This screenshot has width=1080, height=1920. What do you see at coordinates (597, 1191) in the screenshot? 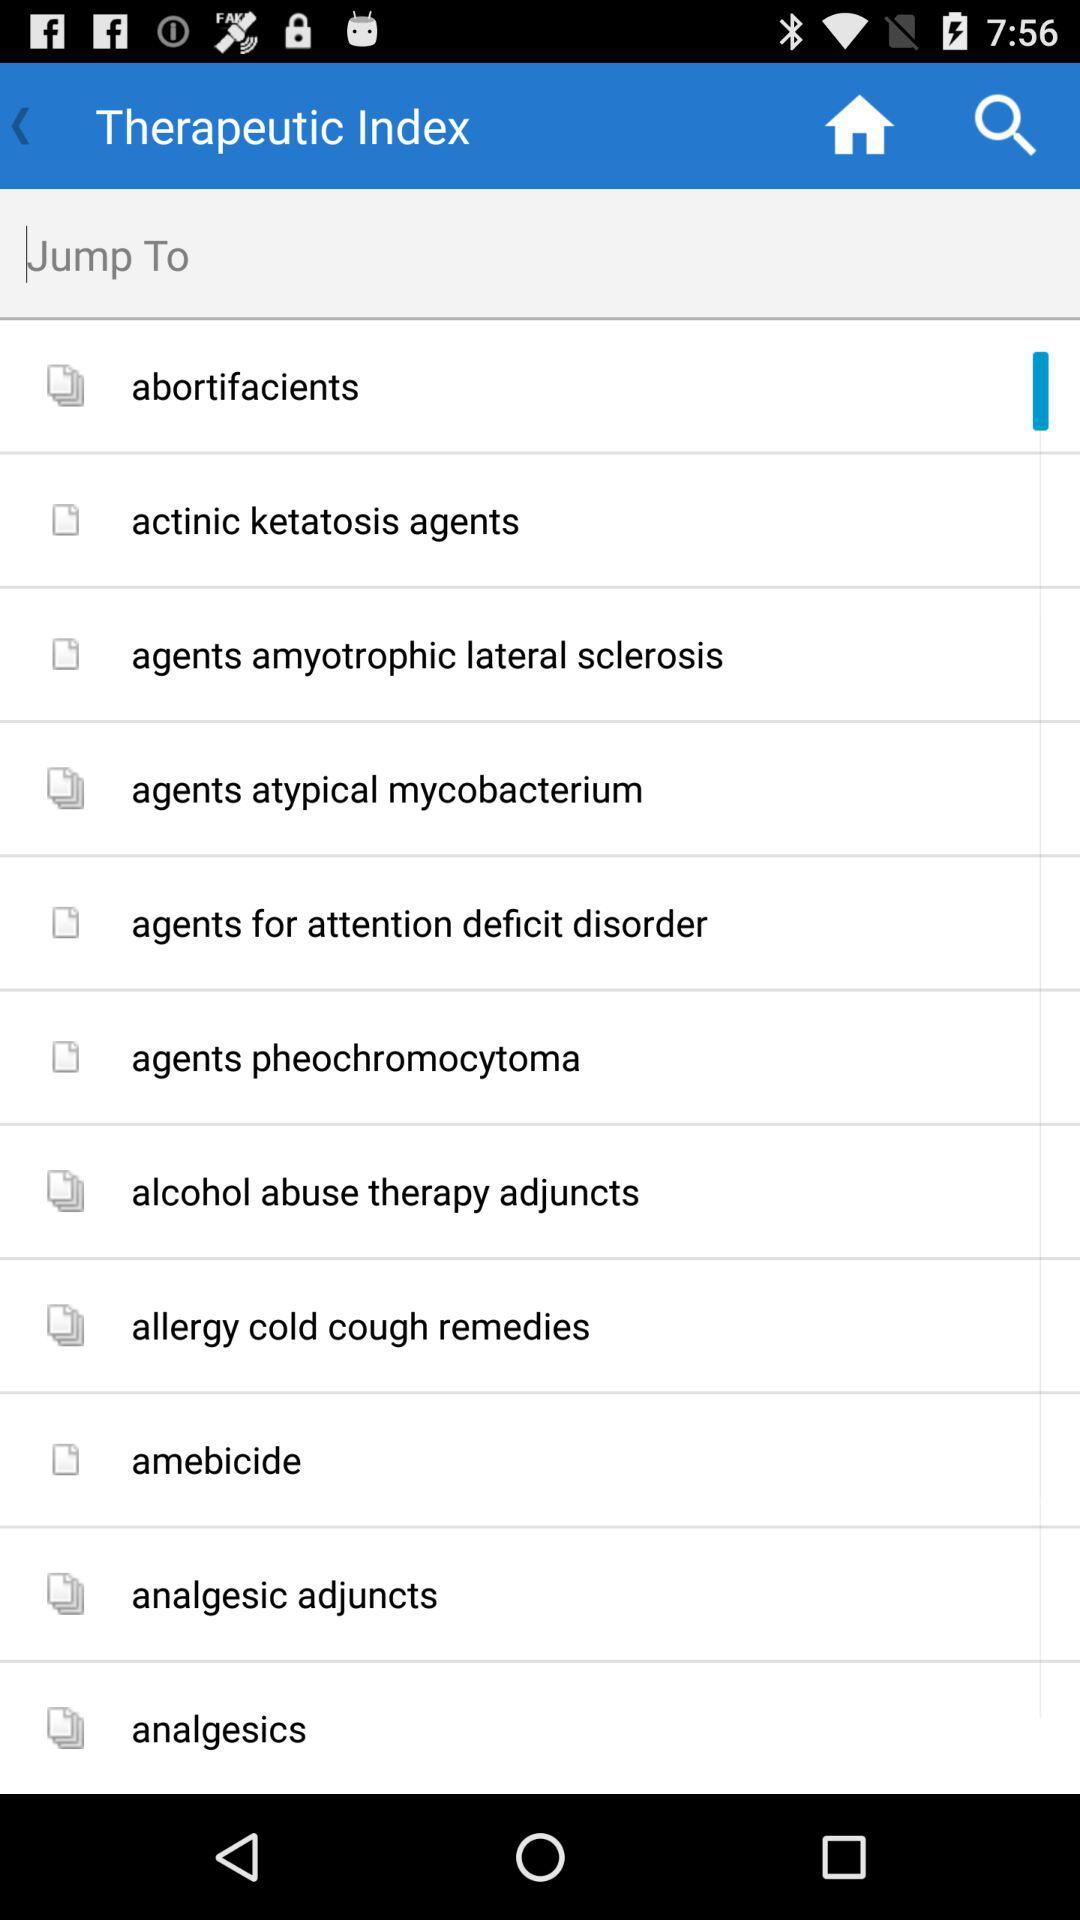
I see `alcohol abuse therapy icon` at bounding box center [597, 1191].